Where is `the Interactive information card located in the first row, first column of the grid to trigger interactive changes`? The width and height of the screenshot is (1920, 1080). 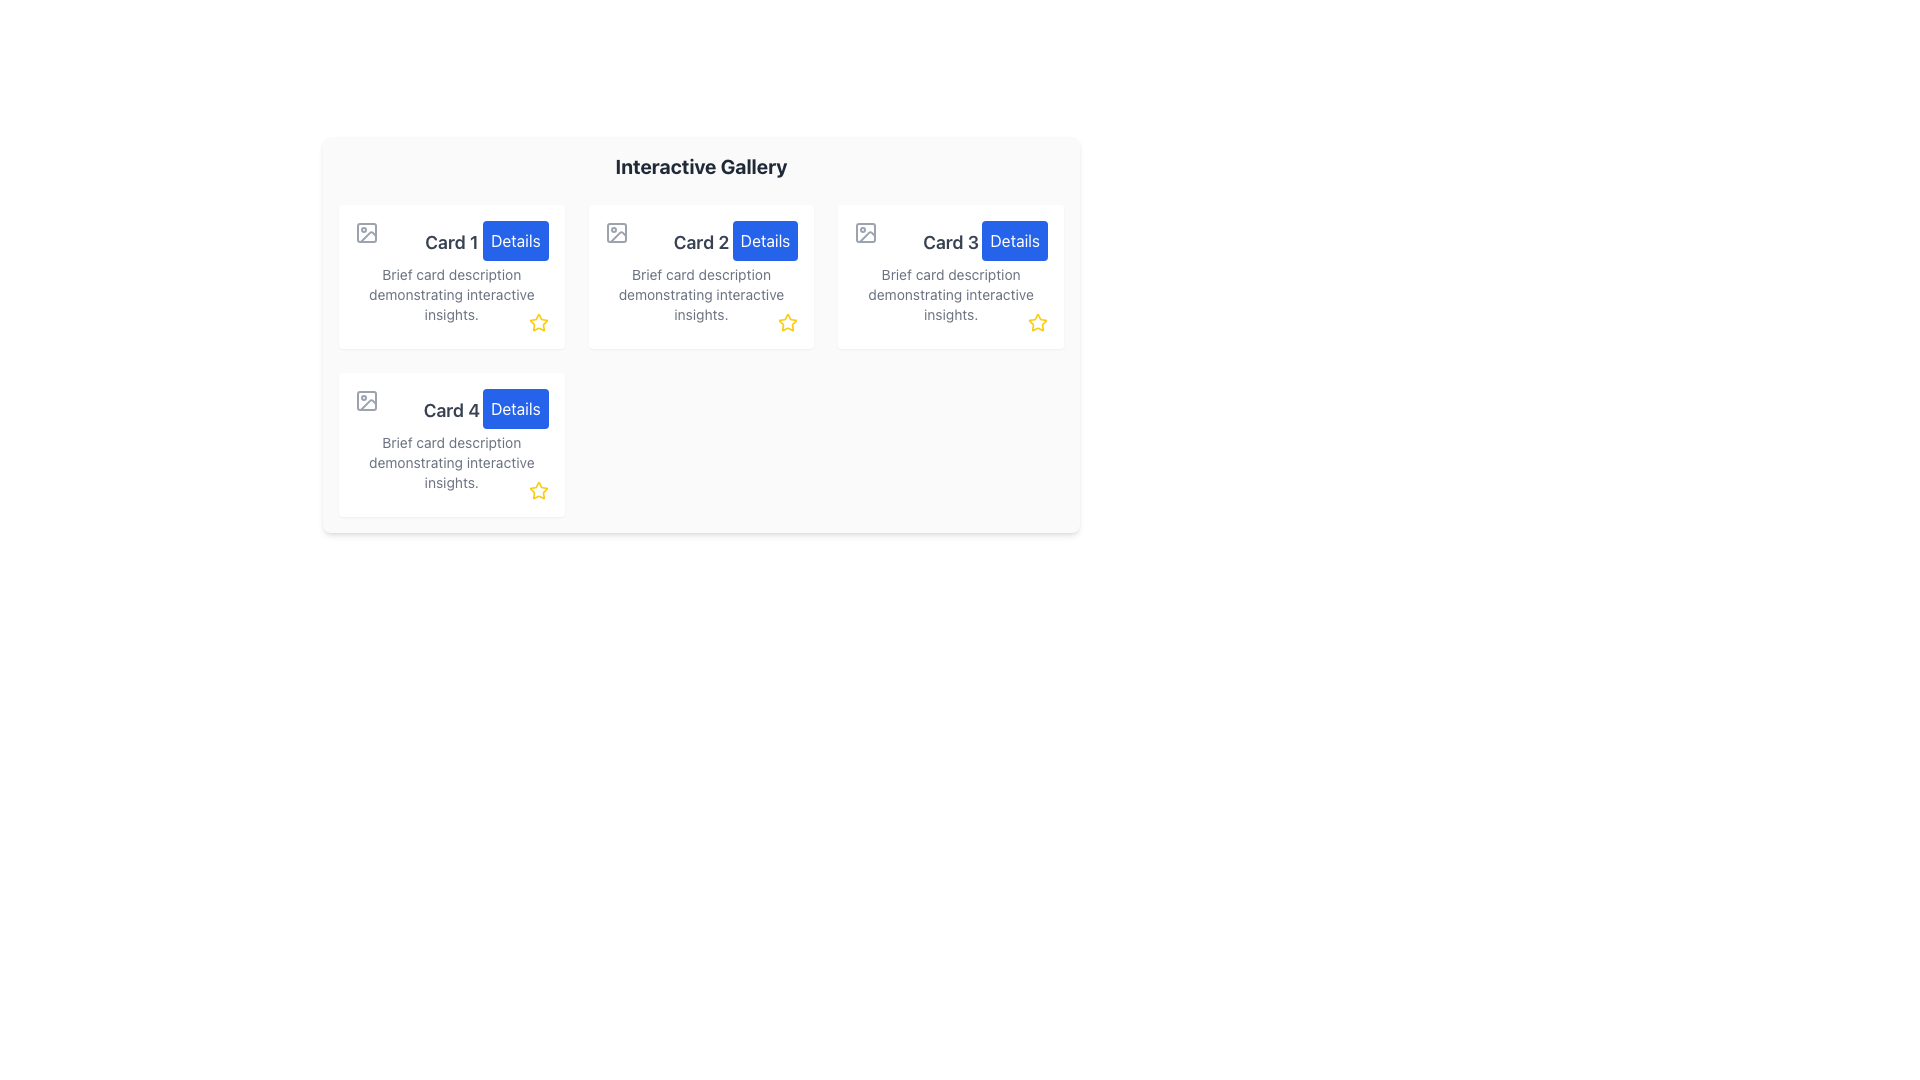 the Interactive information card located in the first row, first column of the grid to trigger interactive changes is located at coordinates (450, 277).